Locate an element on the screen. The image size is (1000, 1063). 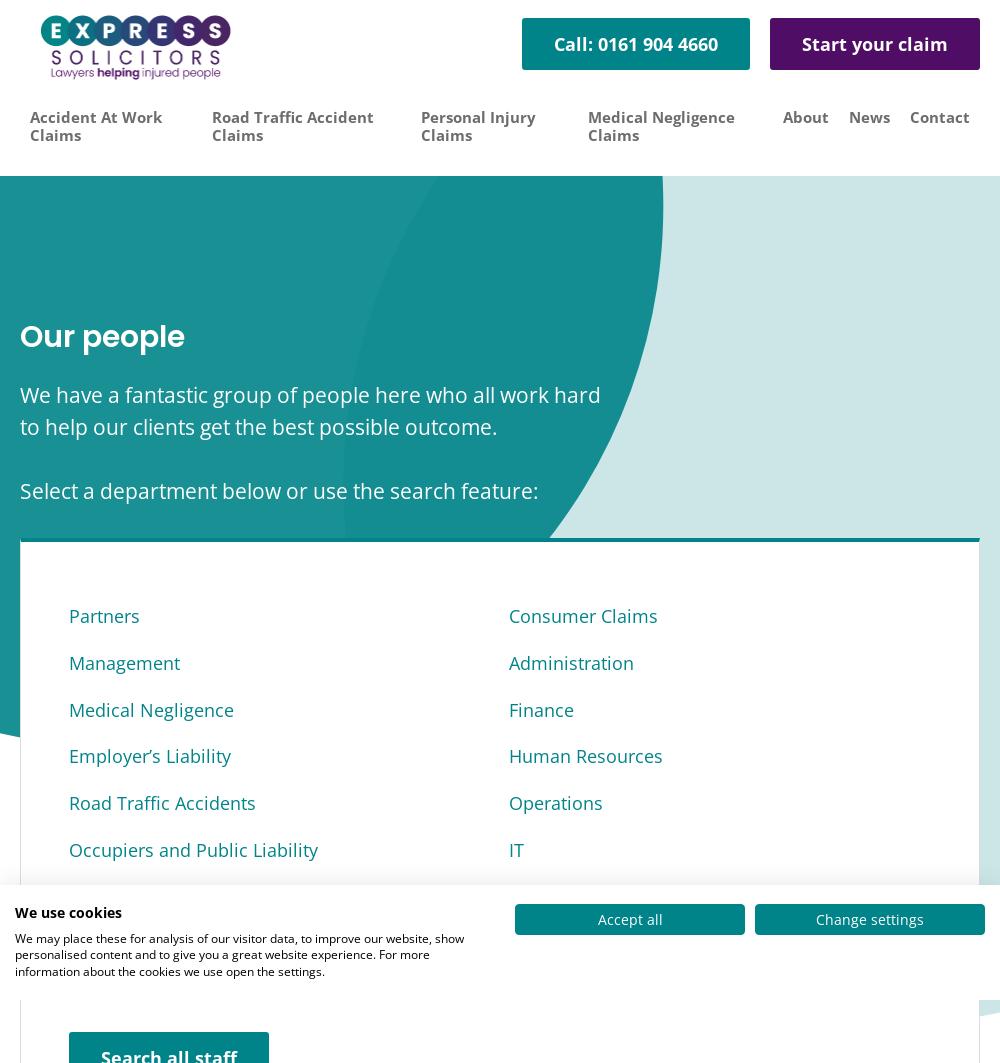
'Employer’s Liability' is located at coordinates (150, 755).